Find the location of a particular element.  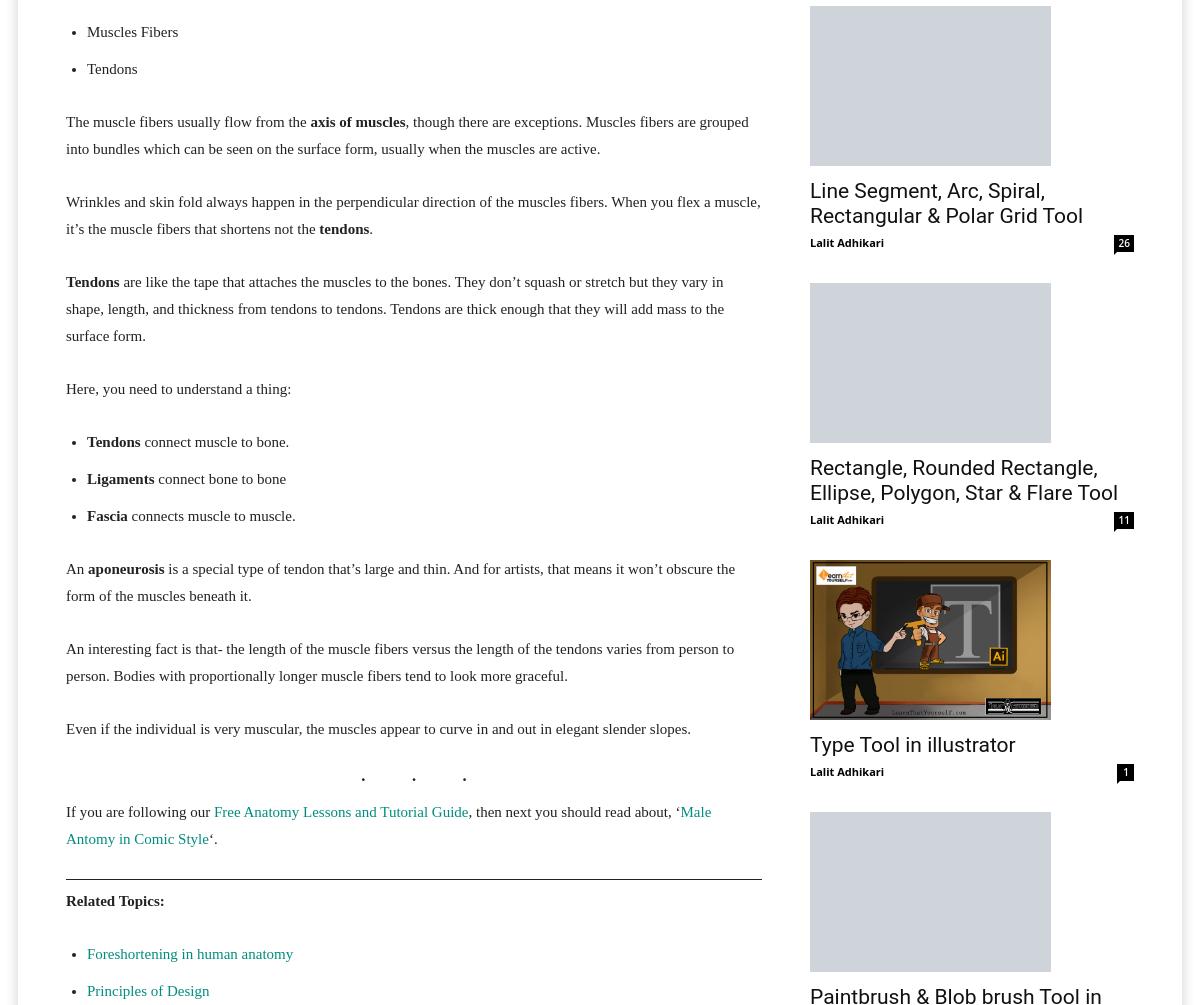

'11' is located at coordinates (1123, 518).